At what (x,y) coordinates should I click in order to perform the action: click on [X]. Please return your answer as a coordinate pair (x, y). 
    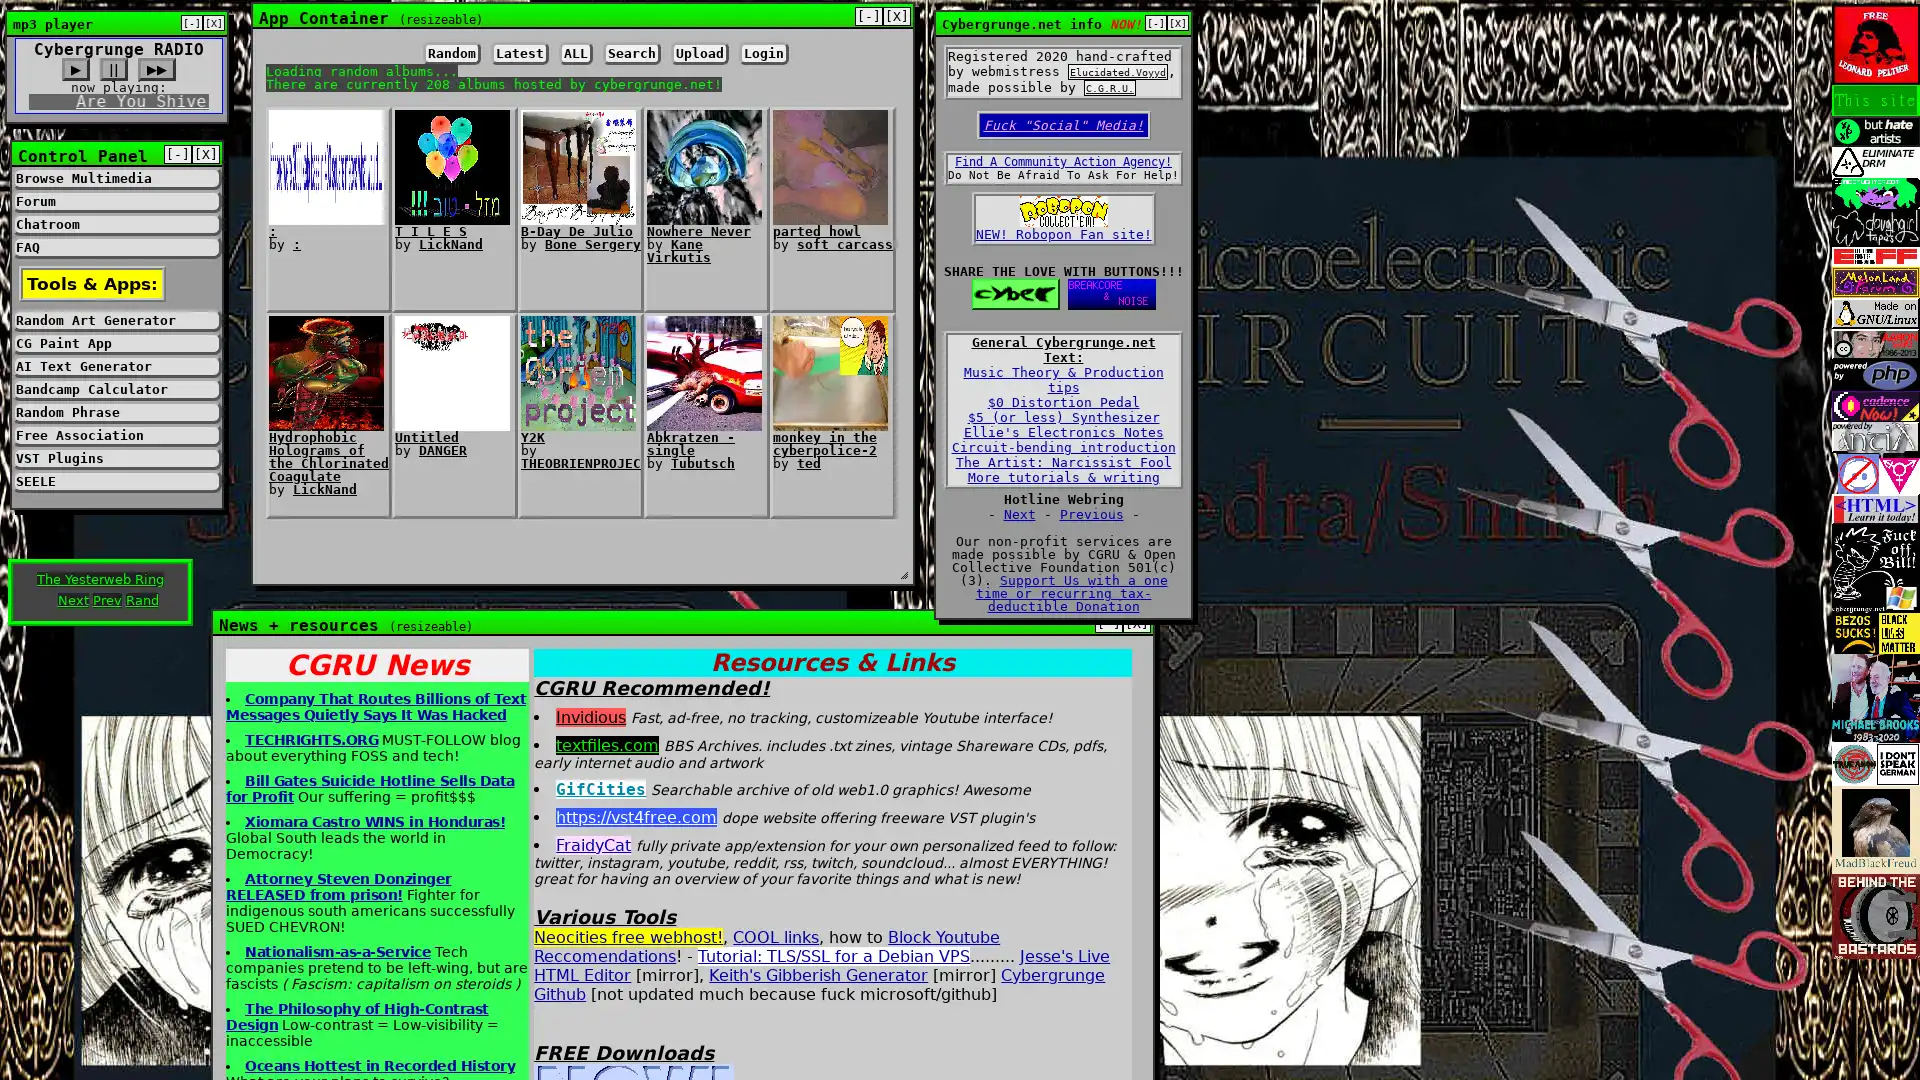
    Looking at the image, I should click on (1137, 622).